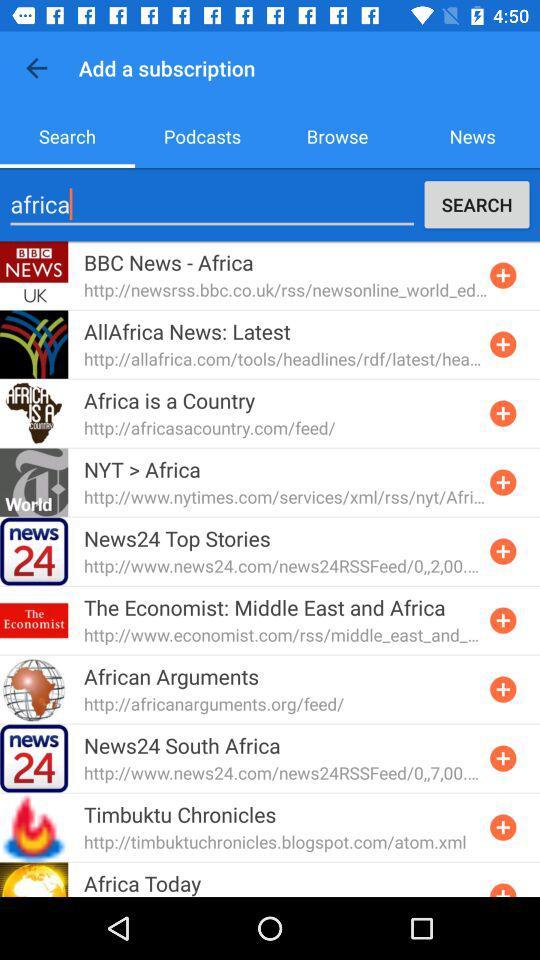 The image size is (540, 960). I want to click on the african arguments, so click(171, 676).